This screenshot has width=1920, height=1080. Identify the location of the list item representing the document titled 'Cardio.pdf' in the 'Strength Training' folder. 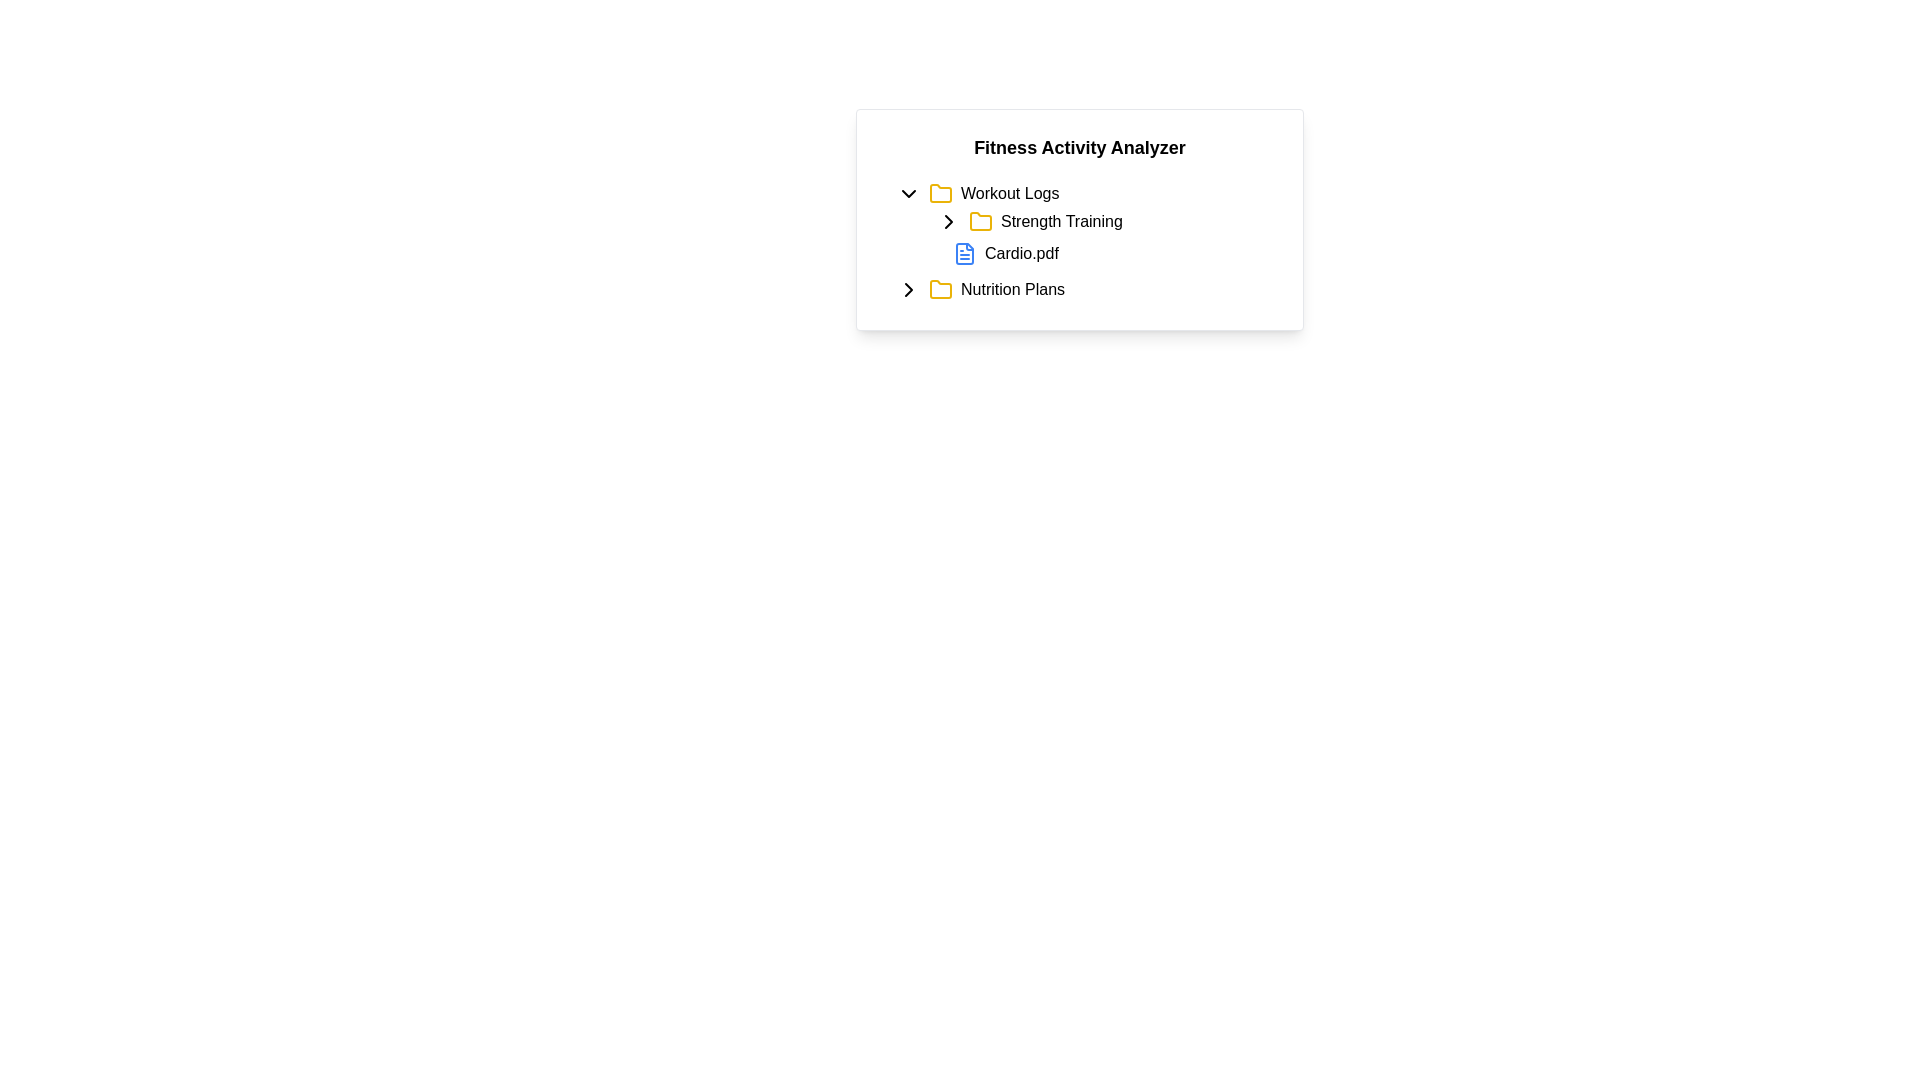
(1098, 253).